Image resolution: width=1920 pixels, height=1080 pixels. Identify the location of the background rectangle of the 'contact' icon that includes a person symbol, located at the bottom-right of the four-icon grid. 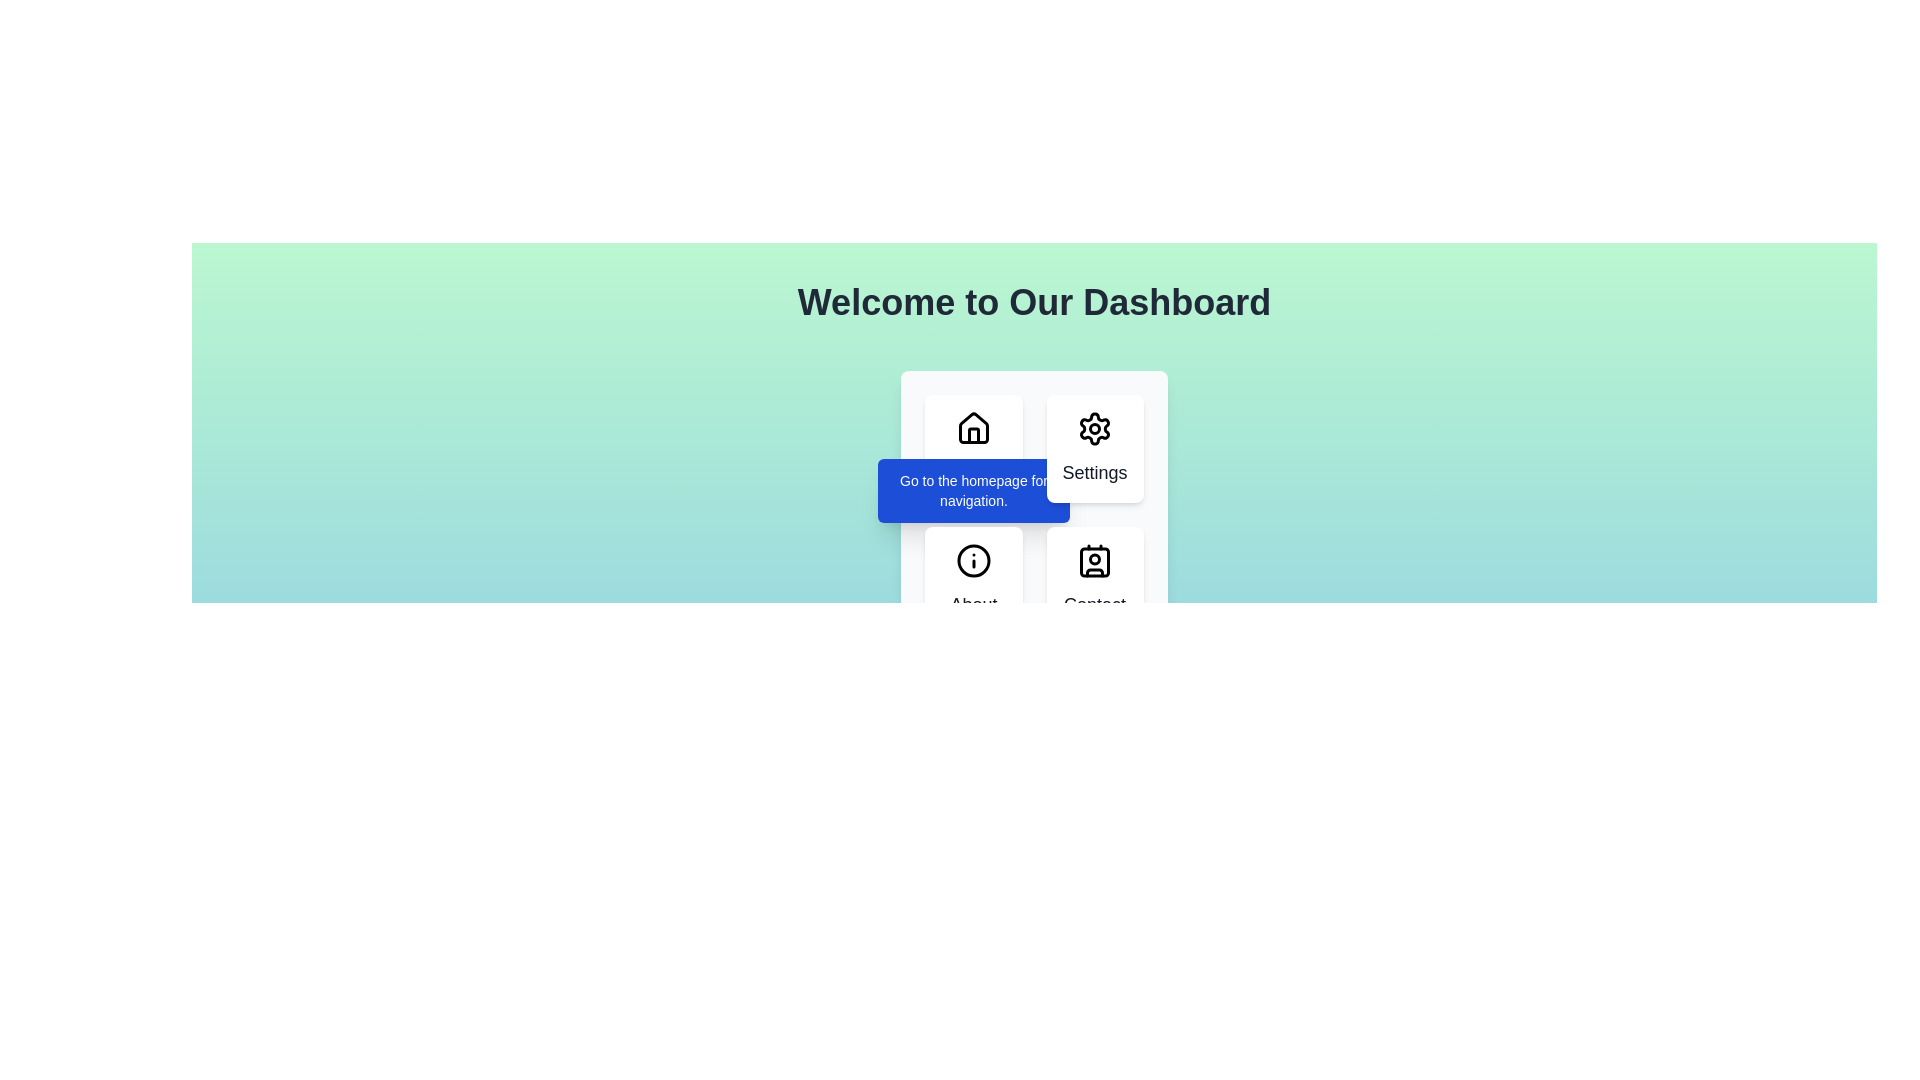
(1093, 562).